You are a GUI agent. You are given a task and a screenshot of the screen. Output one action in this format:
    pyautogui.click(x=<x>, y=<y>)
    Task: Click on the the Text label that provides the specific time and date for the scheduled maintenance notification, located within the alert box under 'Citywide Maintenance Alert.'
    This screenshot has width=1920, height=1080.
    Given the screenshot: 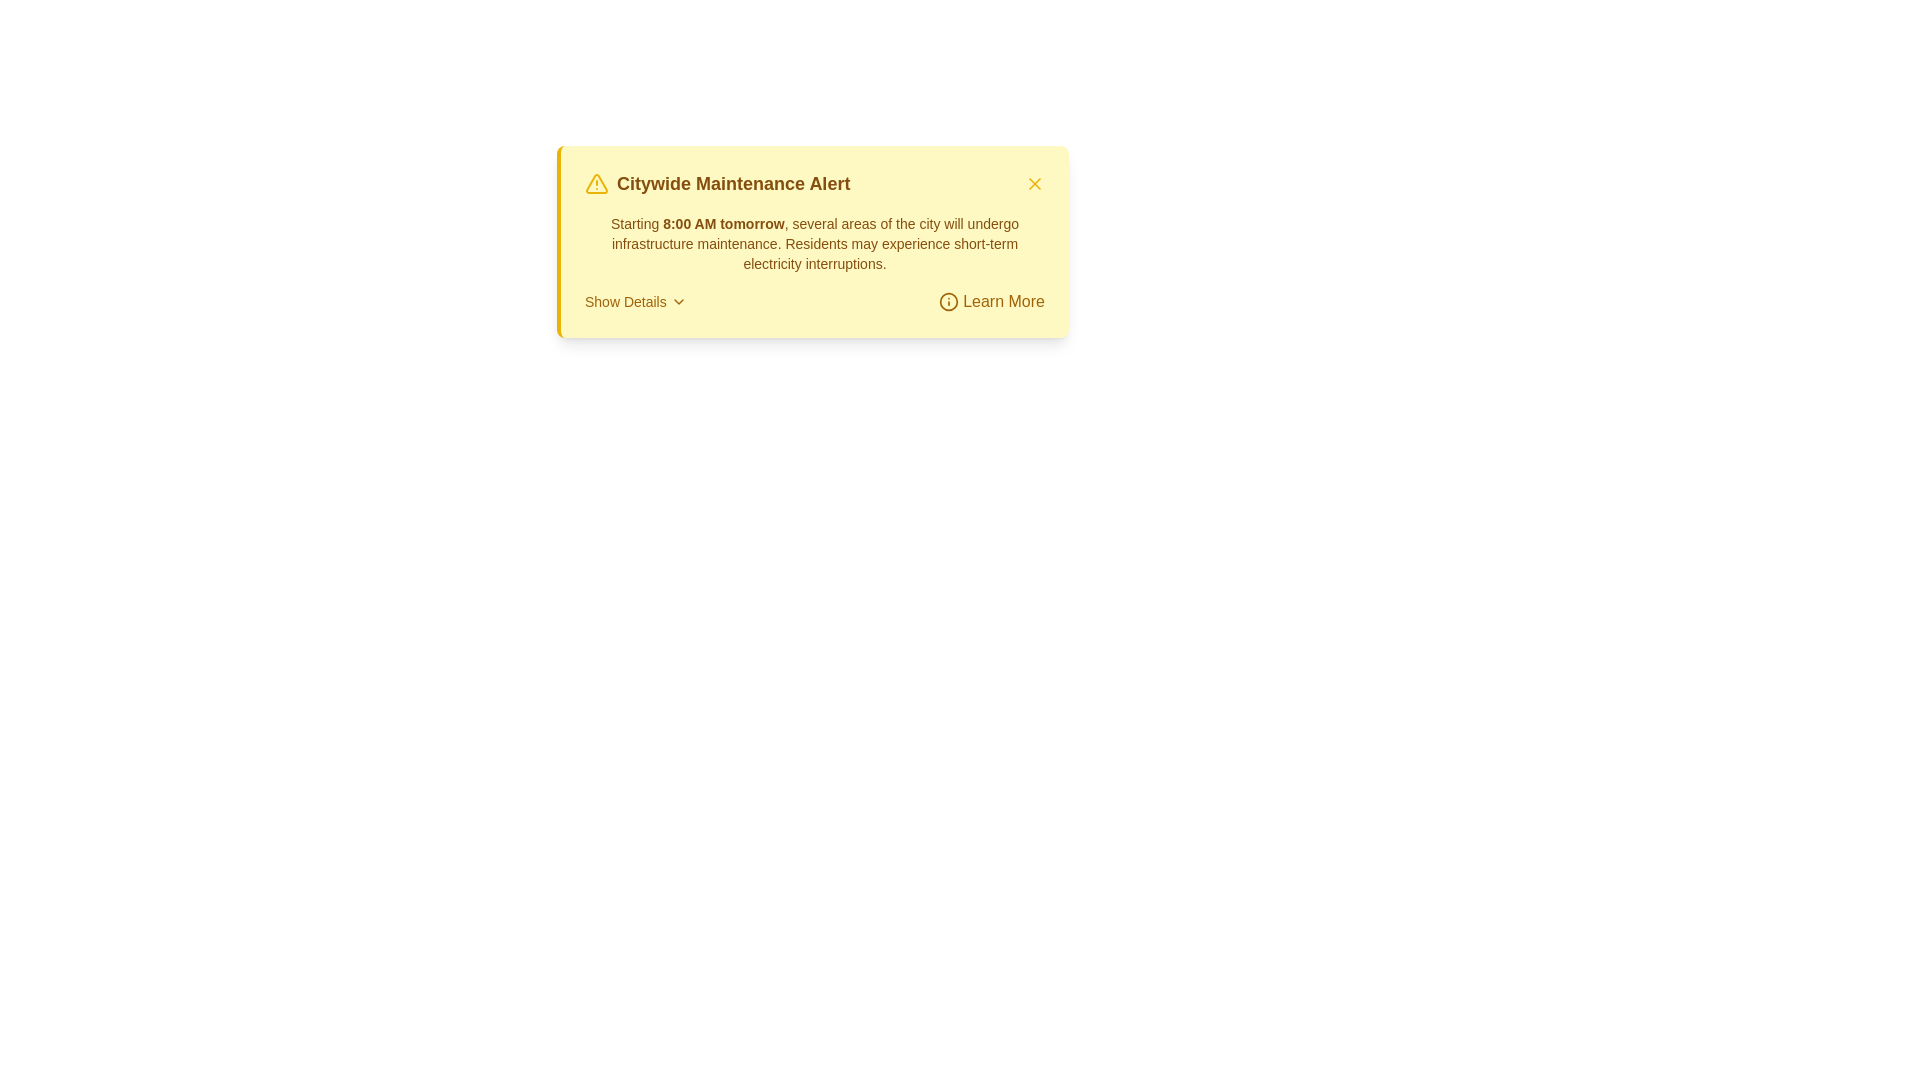 What is the action you would take?
    pyautogui.click(x=723, y=223)
    